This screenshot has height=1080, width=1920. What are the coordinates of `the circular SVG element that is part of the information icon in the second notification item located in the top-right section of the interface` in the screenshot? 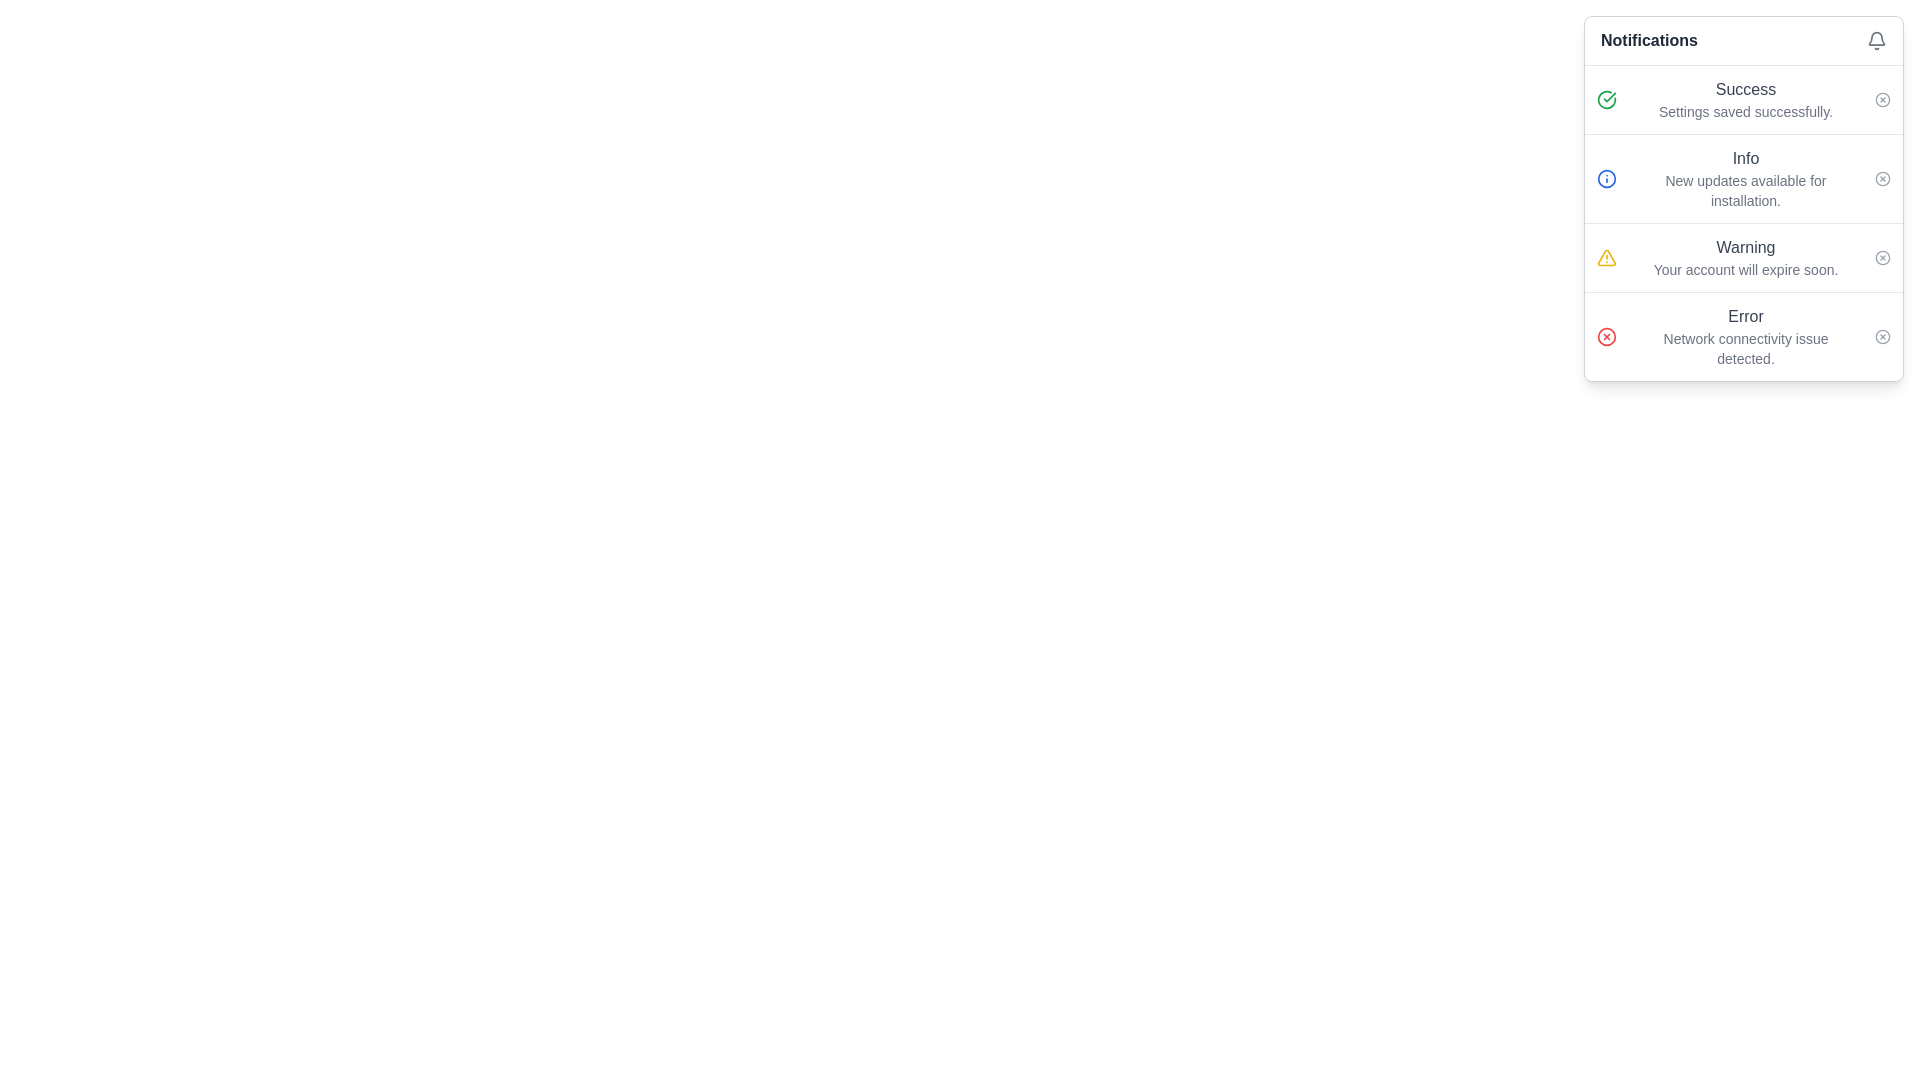 It's located at (1607, 177).